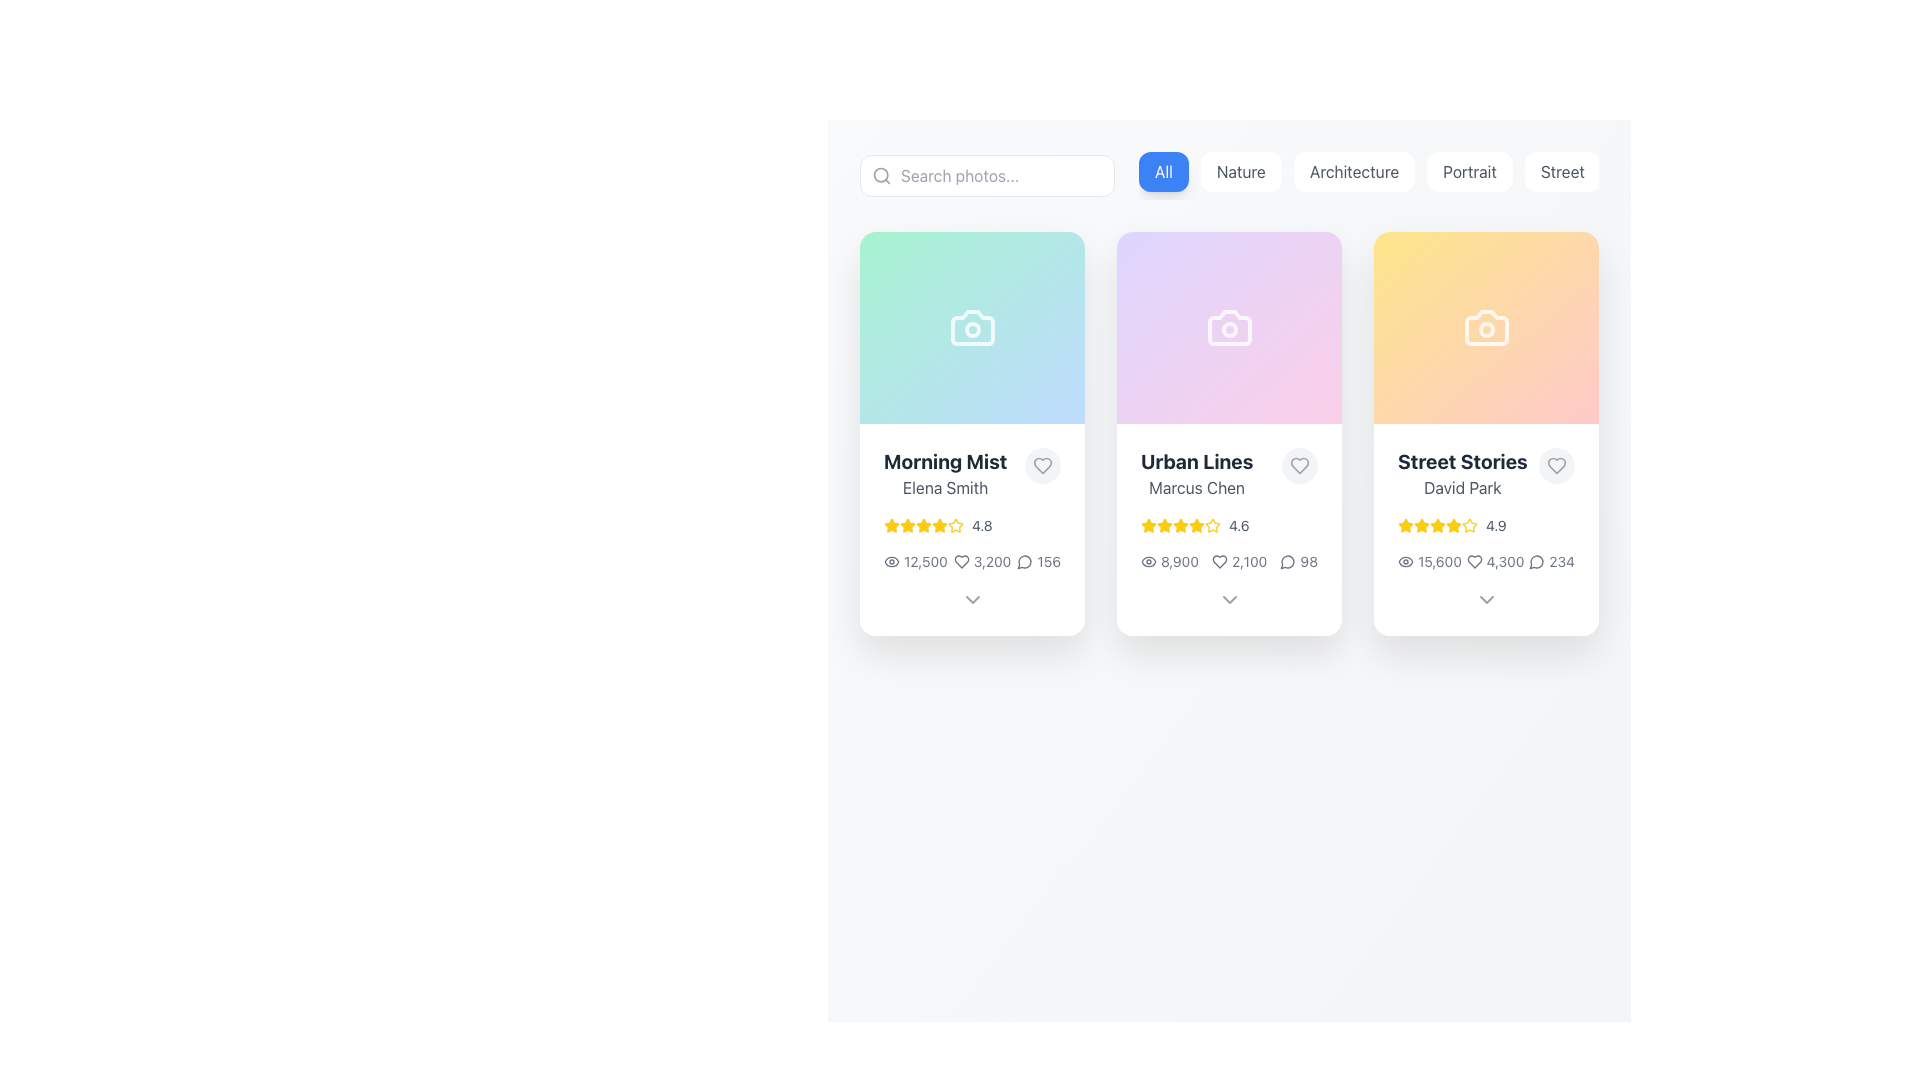  Describe the element at coordinates (1555, 466) in the screenshot. I see `the center of the 'like' icon located at the bottom-right corner of the 'Street Stories' card to 'like' or 'unlike' the content` at that location.